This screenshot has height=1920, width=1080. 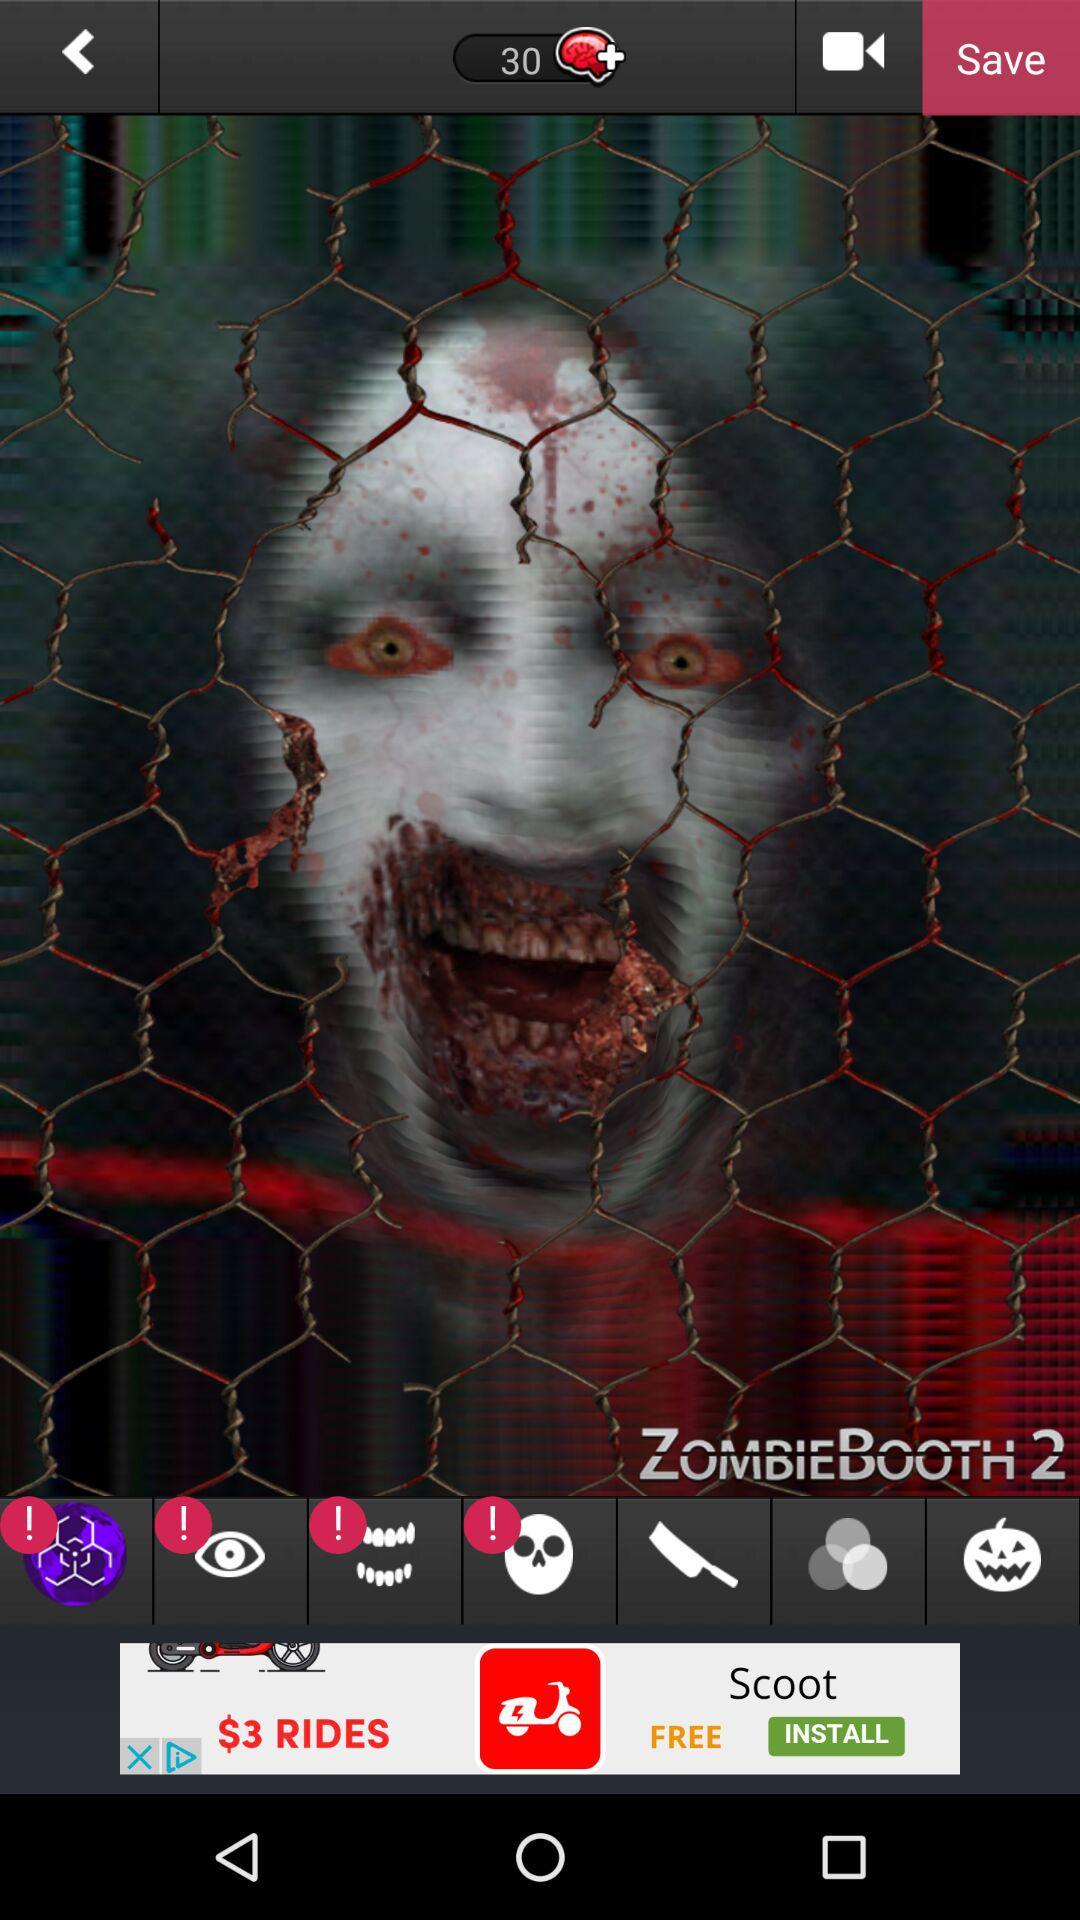 What do you see at coordinates (77, 61) in the screenshot?
I see `the arrow_backward icon` at bounding box center [77, 61].